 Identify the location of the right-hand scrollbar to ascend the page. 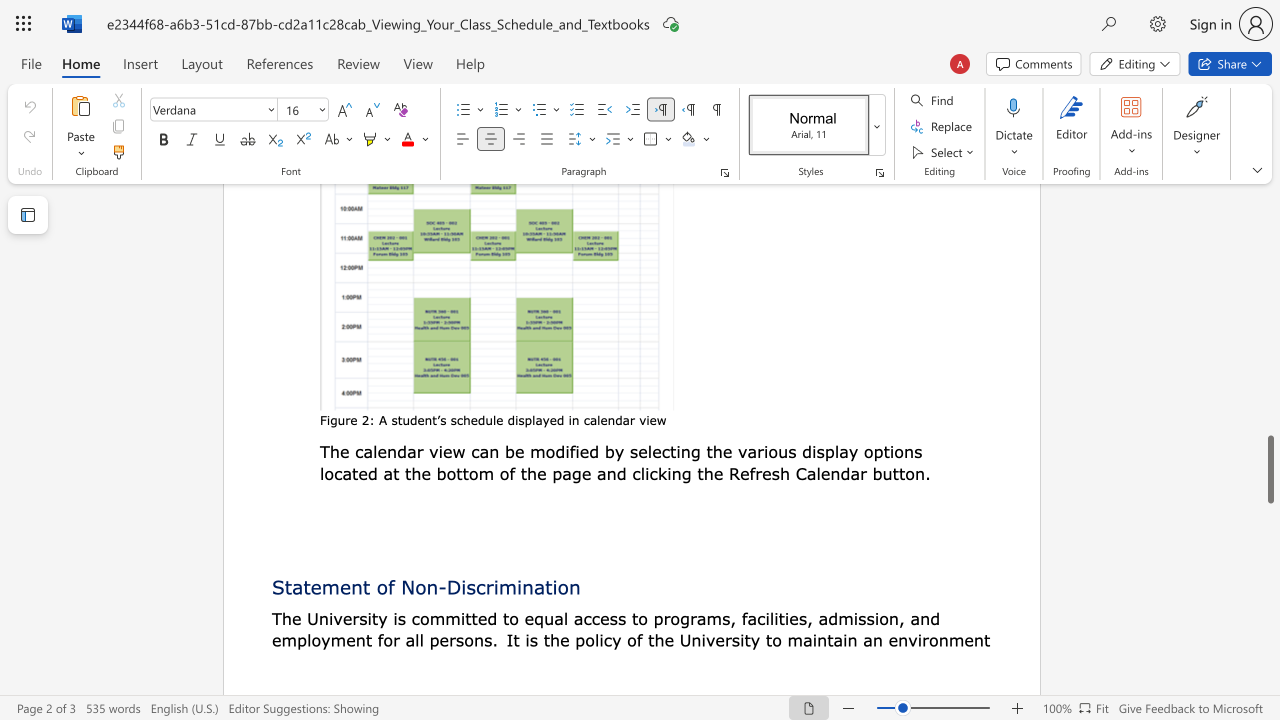
(1269, 290).